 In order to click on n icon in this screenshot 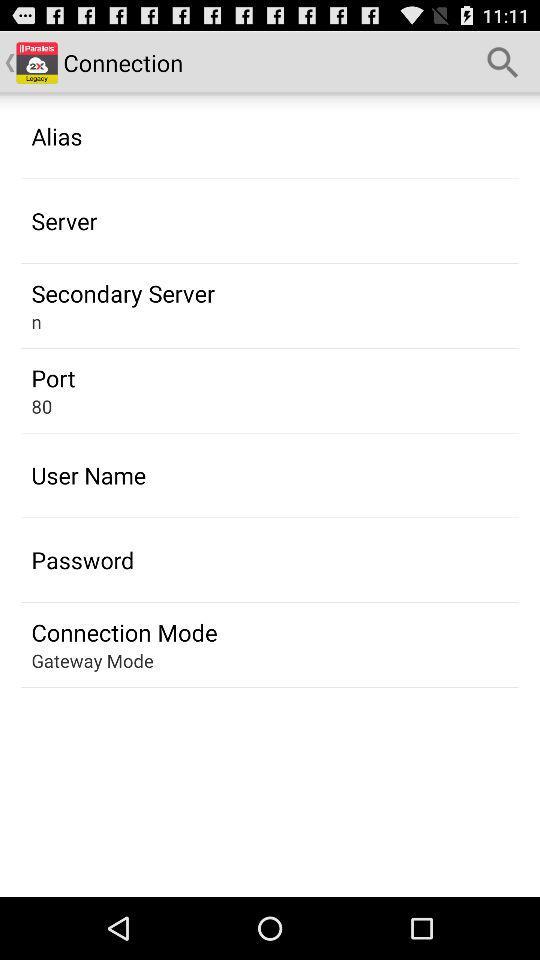, I will do `click(36, 321)`.